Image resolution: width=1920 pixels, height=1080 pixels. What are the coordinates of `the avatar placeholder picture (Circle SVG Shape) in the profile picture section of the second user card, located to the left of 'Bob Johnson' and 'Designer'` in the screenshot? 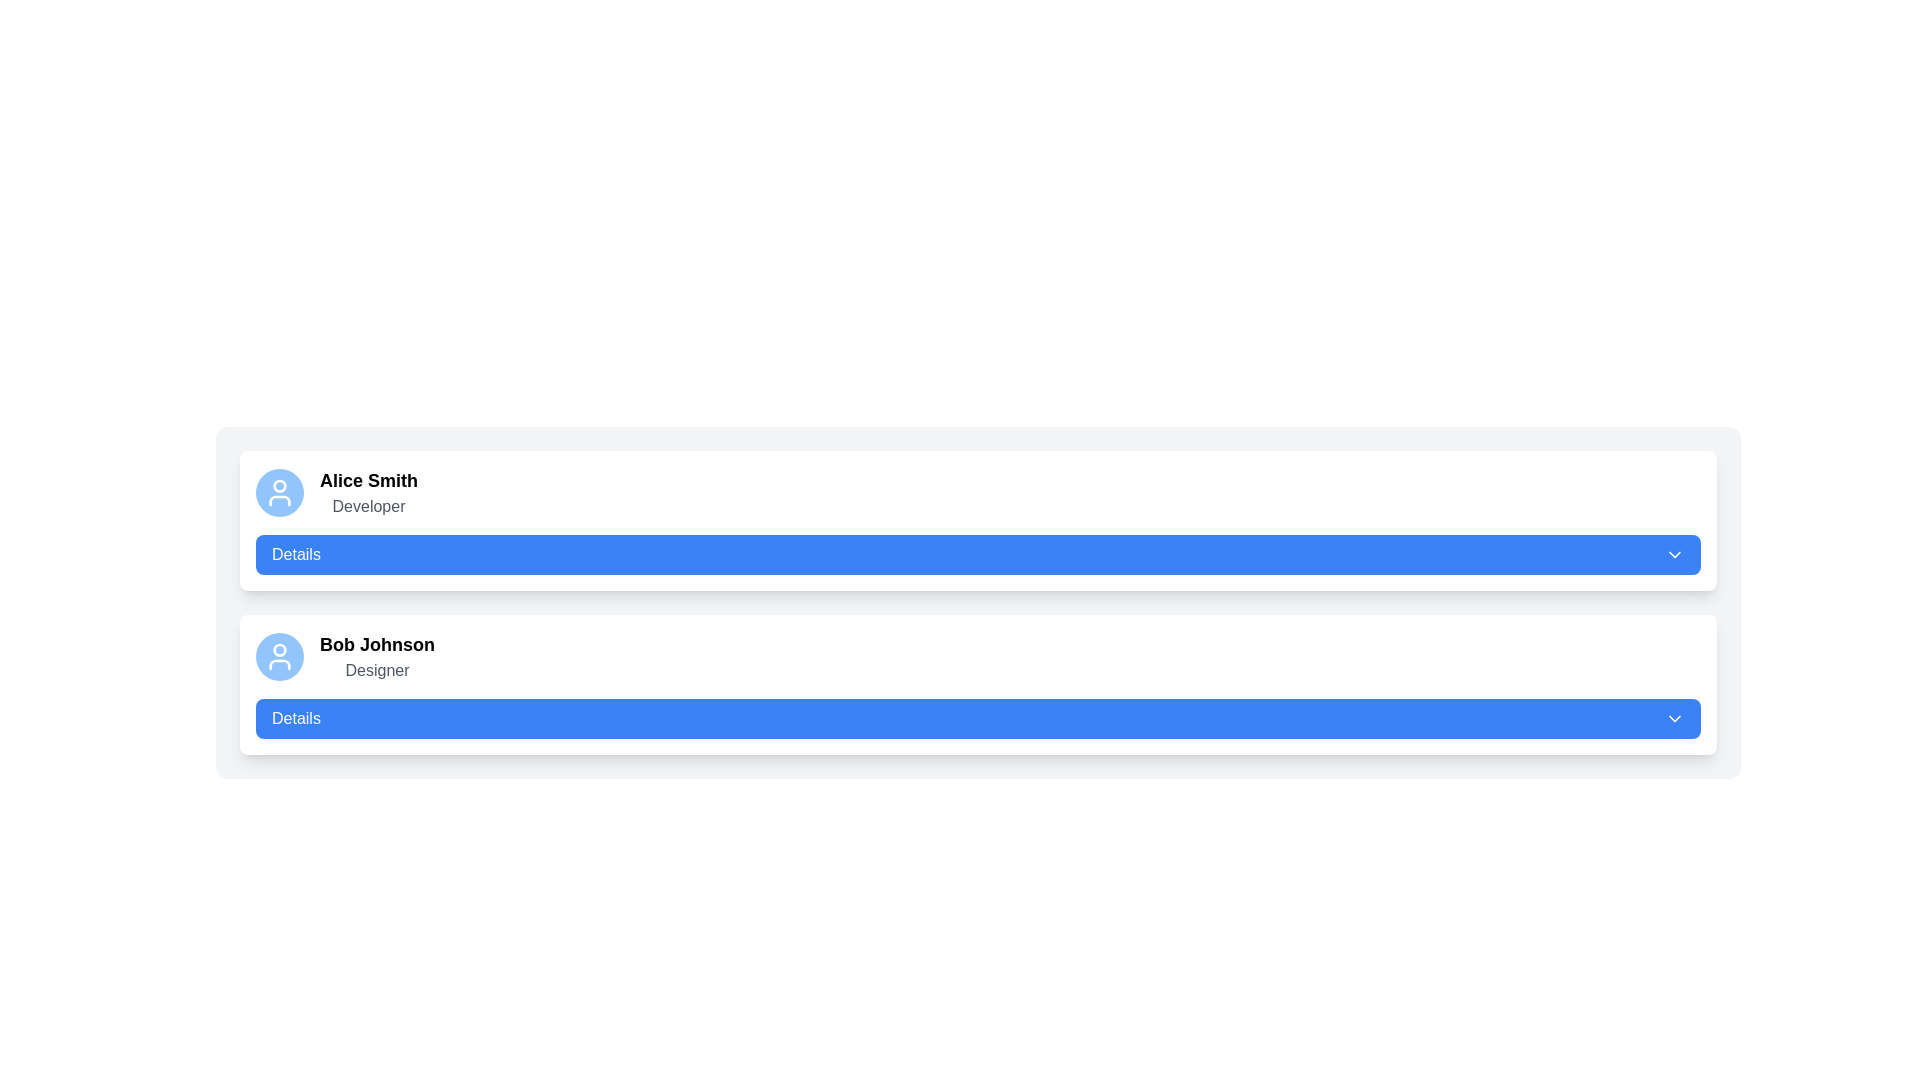 It's located at (278, 650).